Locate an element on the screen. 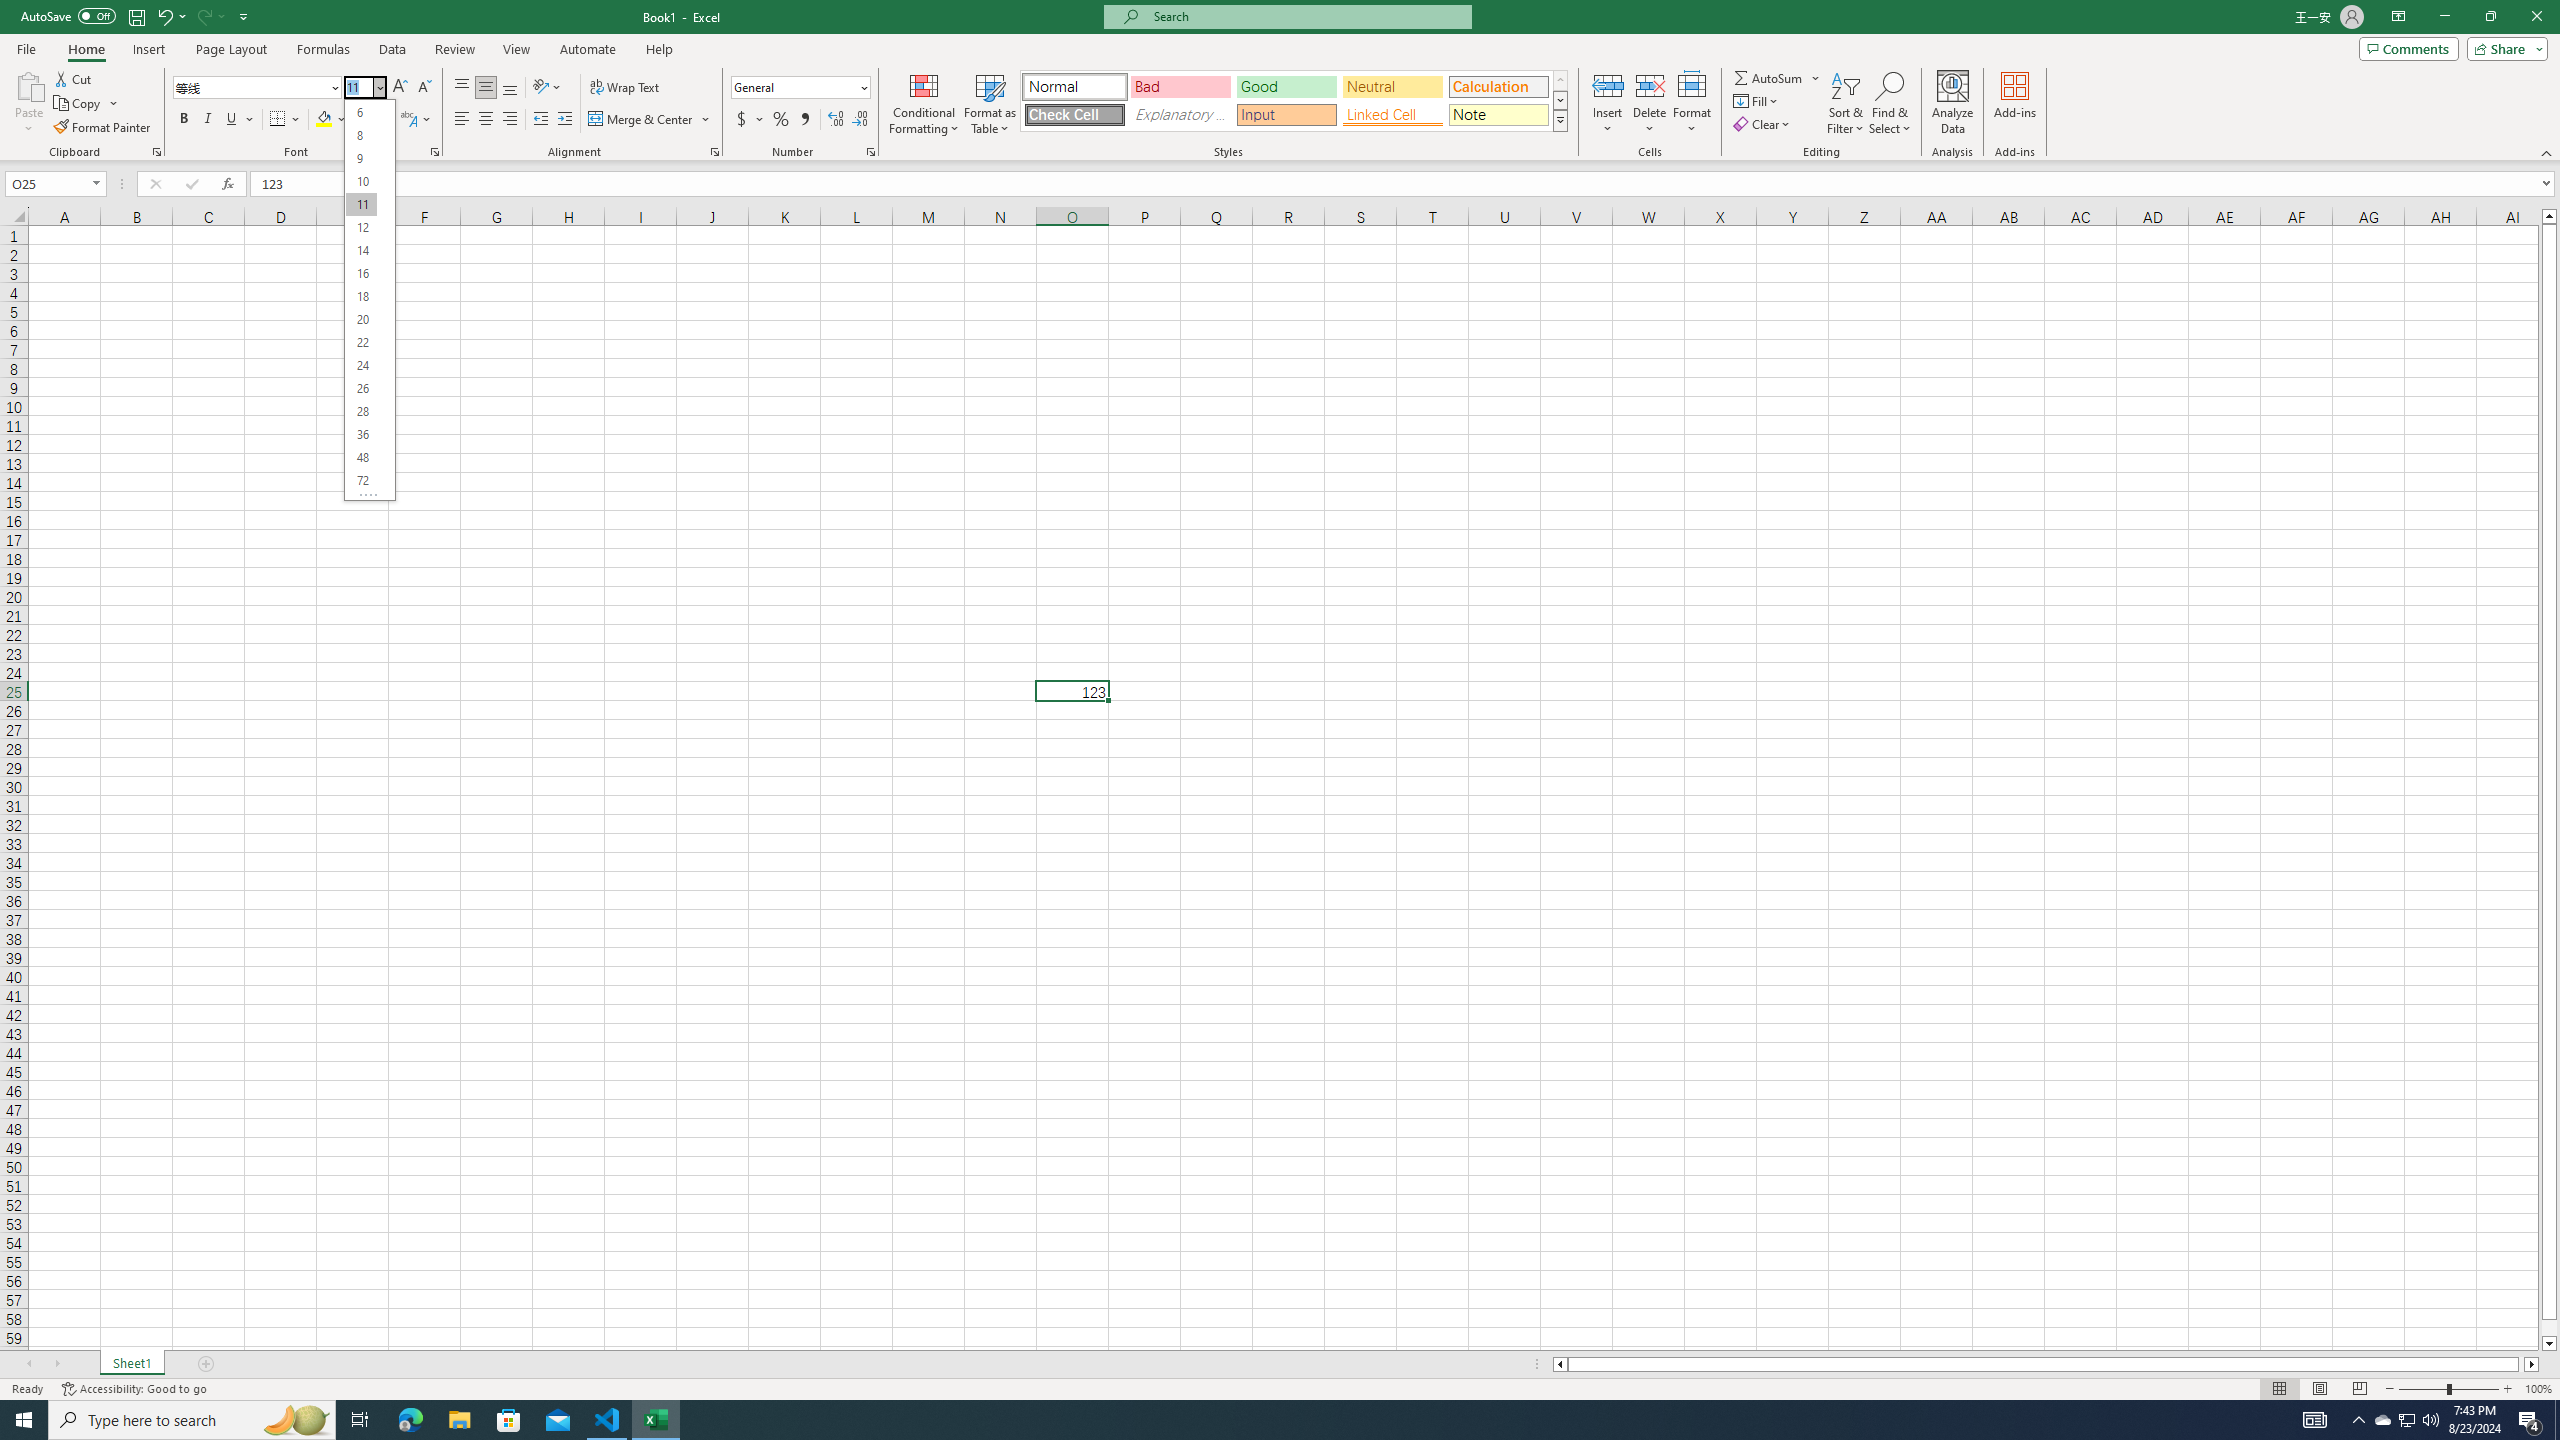  'Conditional Formatting' is located at coordinates (924, 103).